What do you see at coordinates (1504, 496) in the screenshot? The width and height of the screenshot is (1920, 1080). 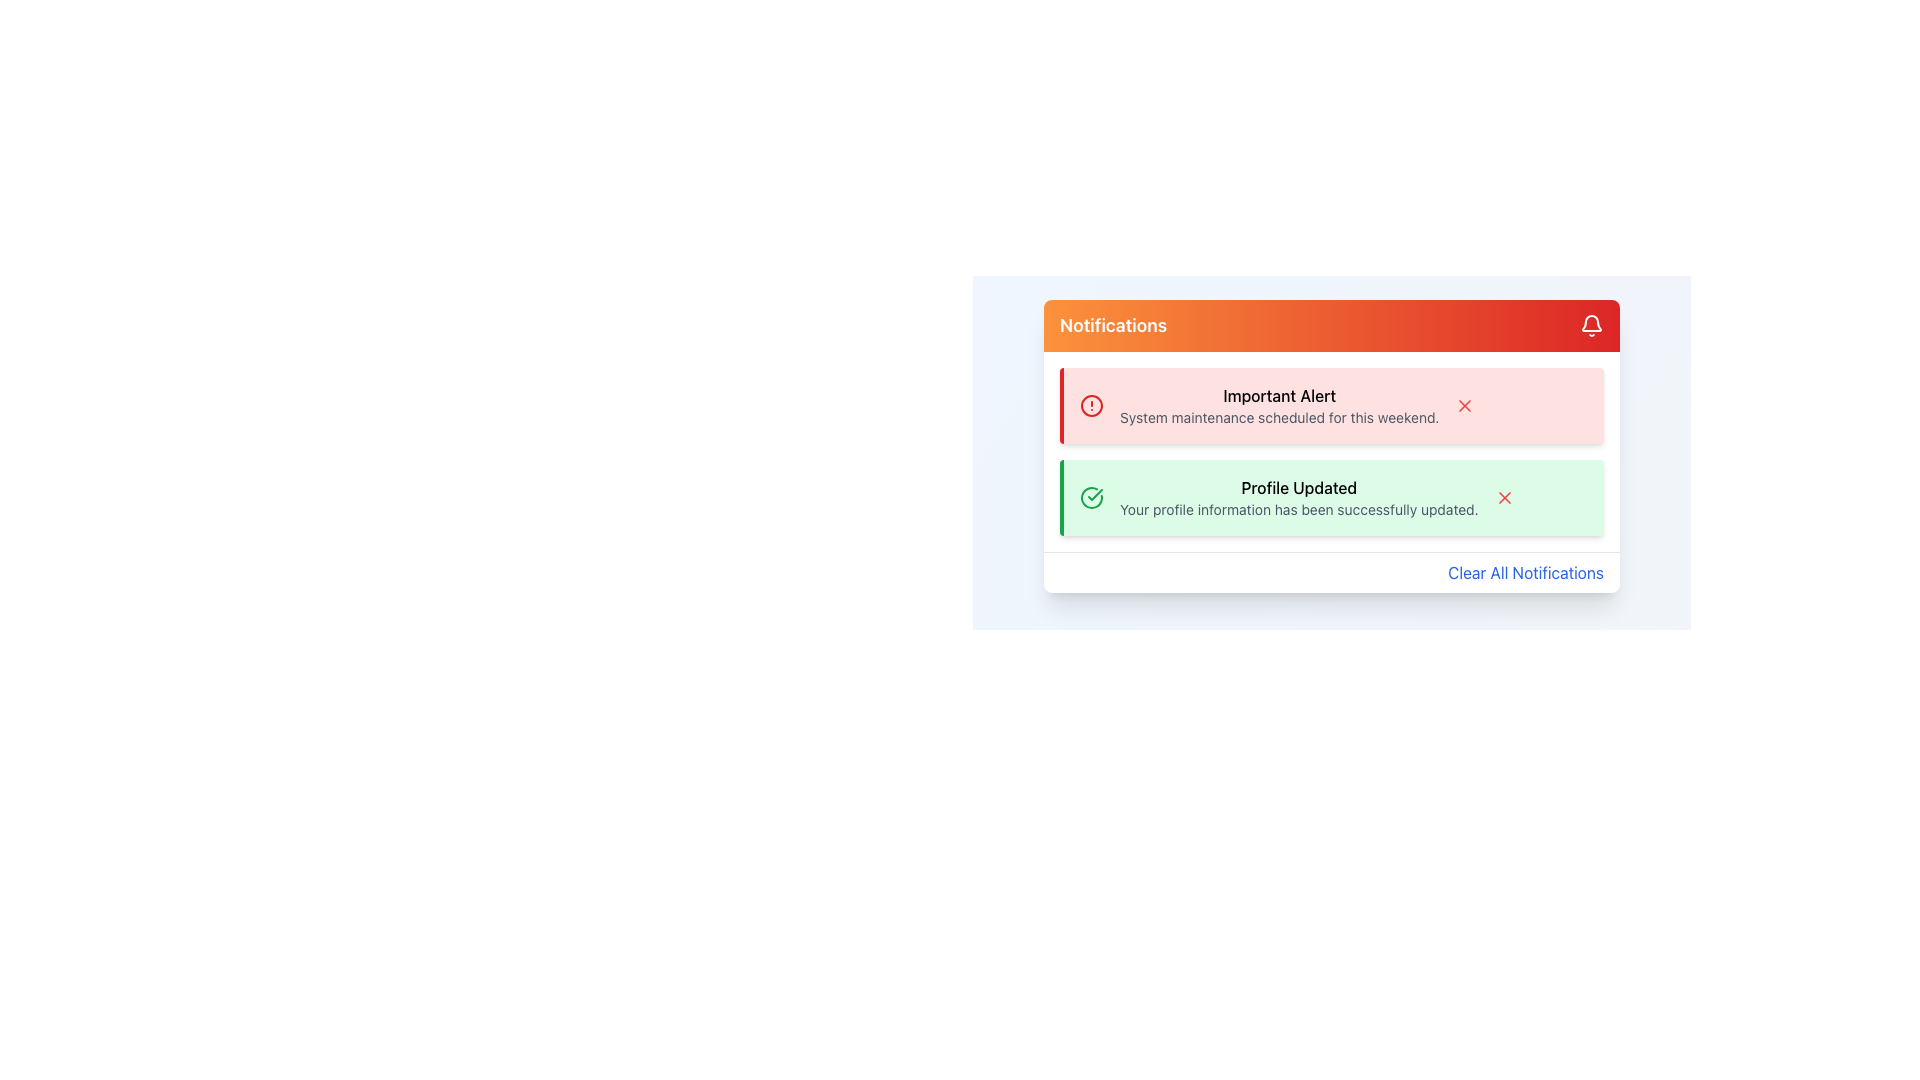 I see `the close button for the 'Profile Updated' notification to trigger the hover effect` at bounding box center [1504, 496].